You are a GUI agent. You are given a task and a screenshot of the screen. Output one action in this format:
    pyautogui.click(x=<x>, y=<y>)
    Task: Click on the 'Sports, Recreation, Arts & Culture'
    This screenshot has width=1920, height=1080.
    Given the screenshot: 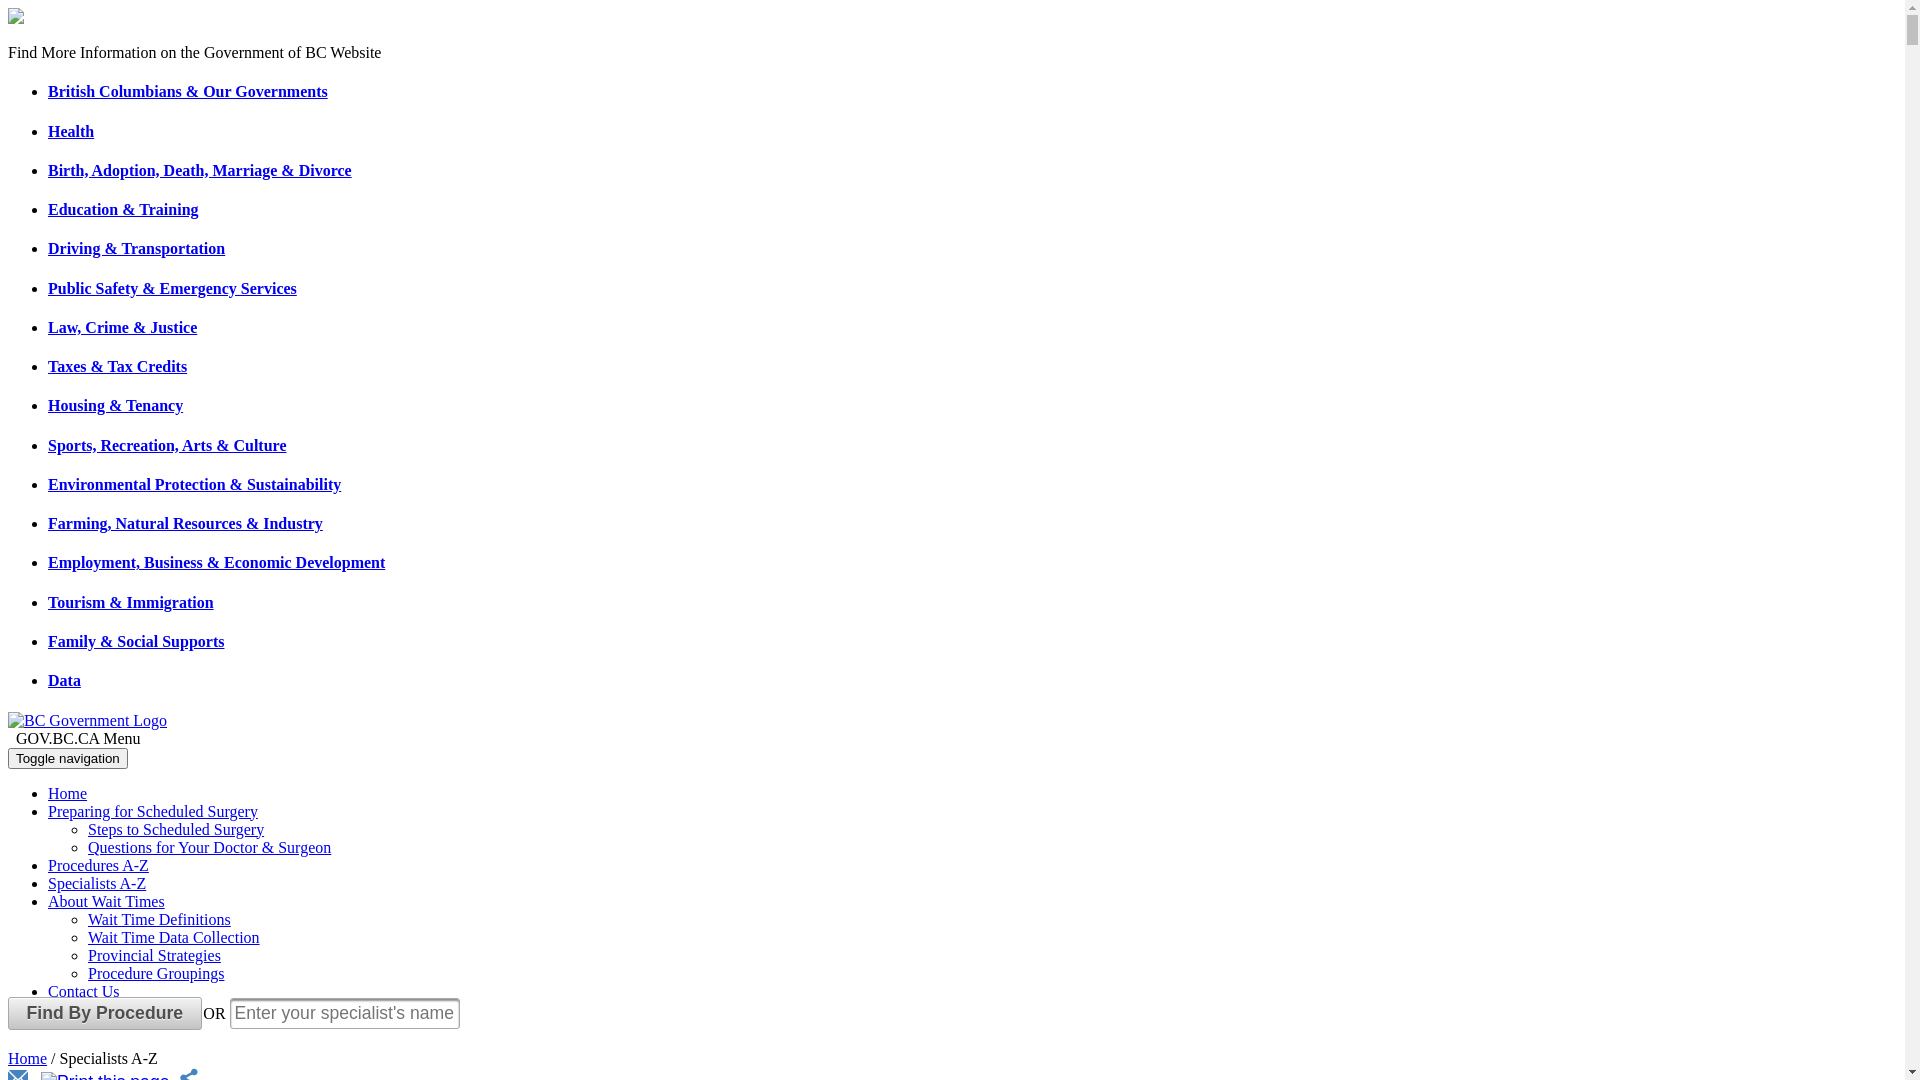 What is the action you would take?
    pyautogui.click(x=167, y=444)
    